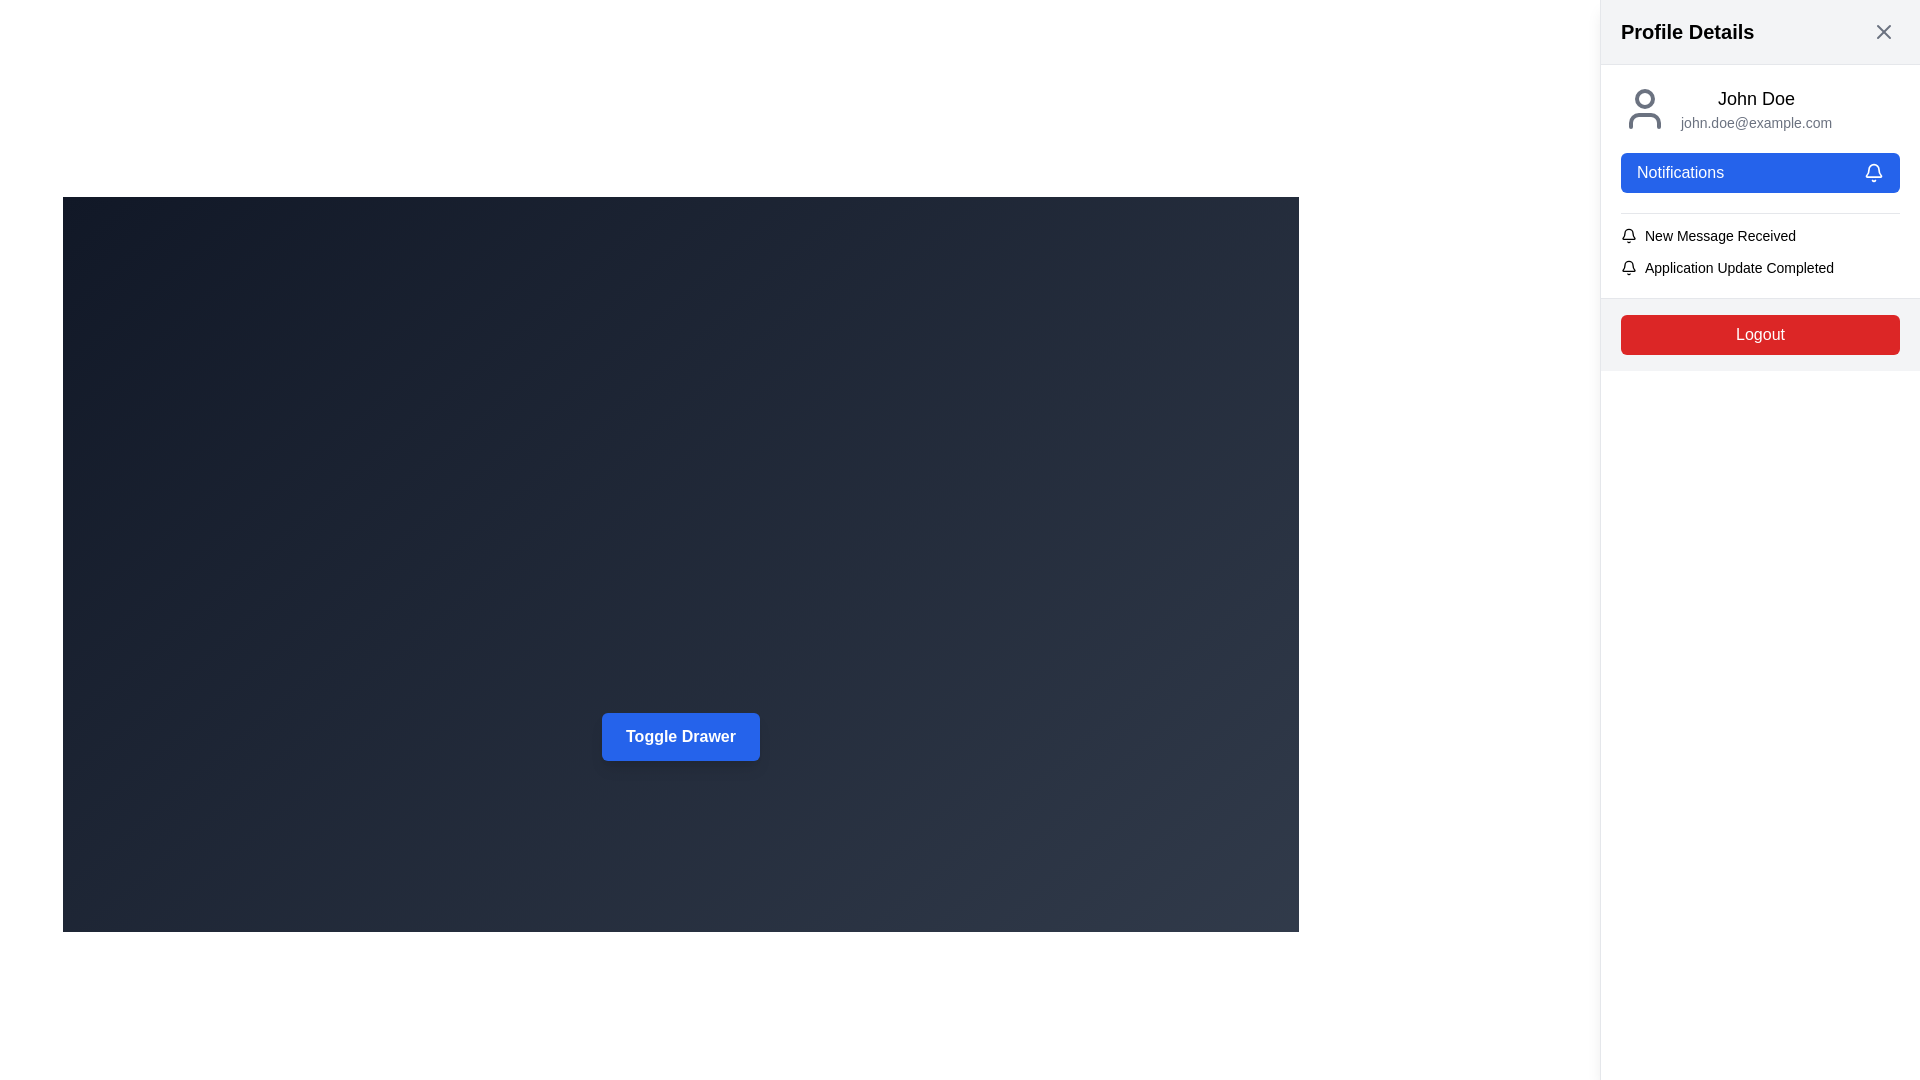 This screenshot has width=1920, height=1080. Describe the element at coordinates (1755, 99) in the screenshot. I see `the user name text label located at the top of the 'Profile Details' section on the right-hand side of the interface` at that location.